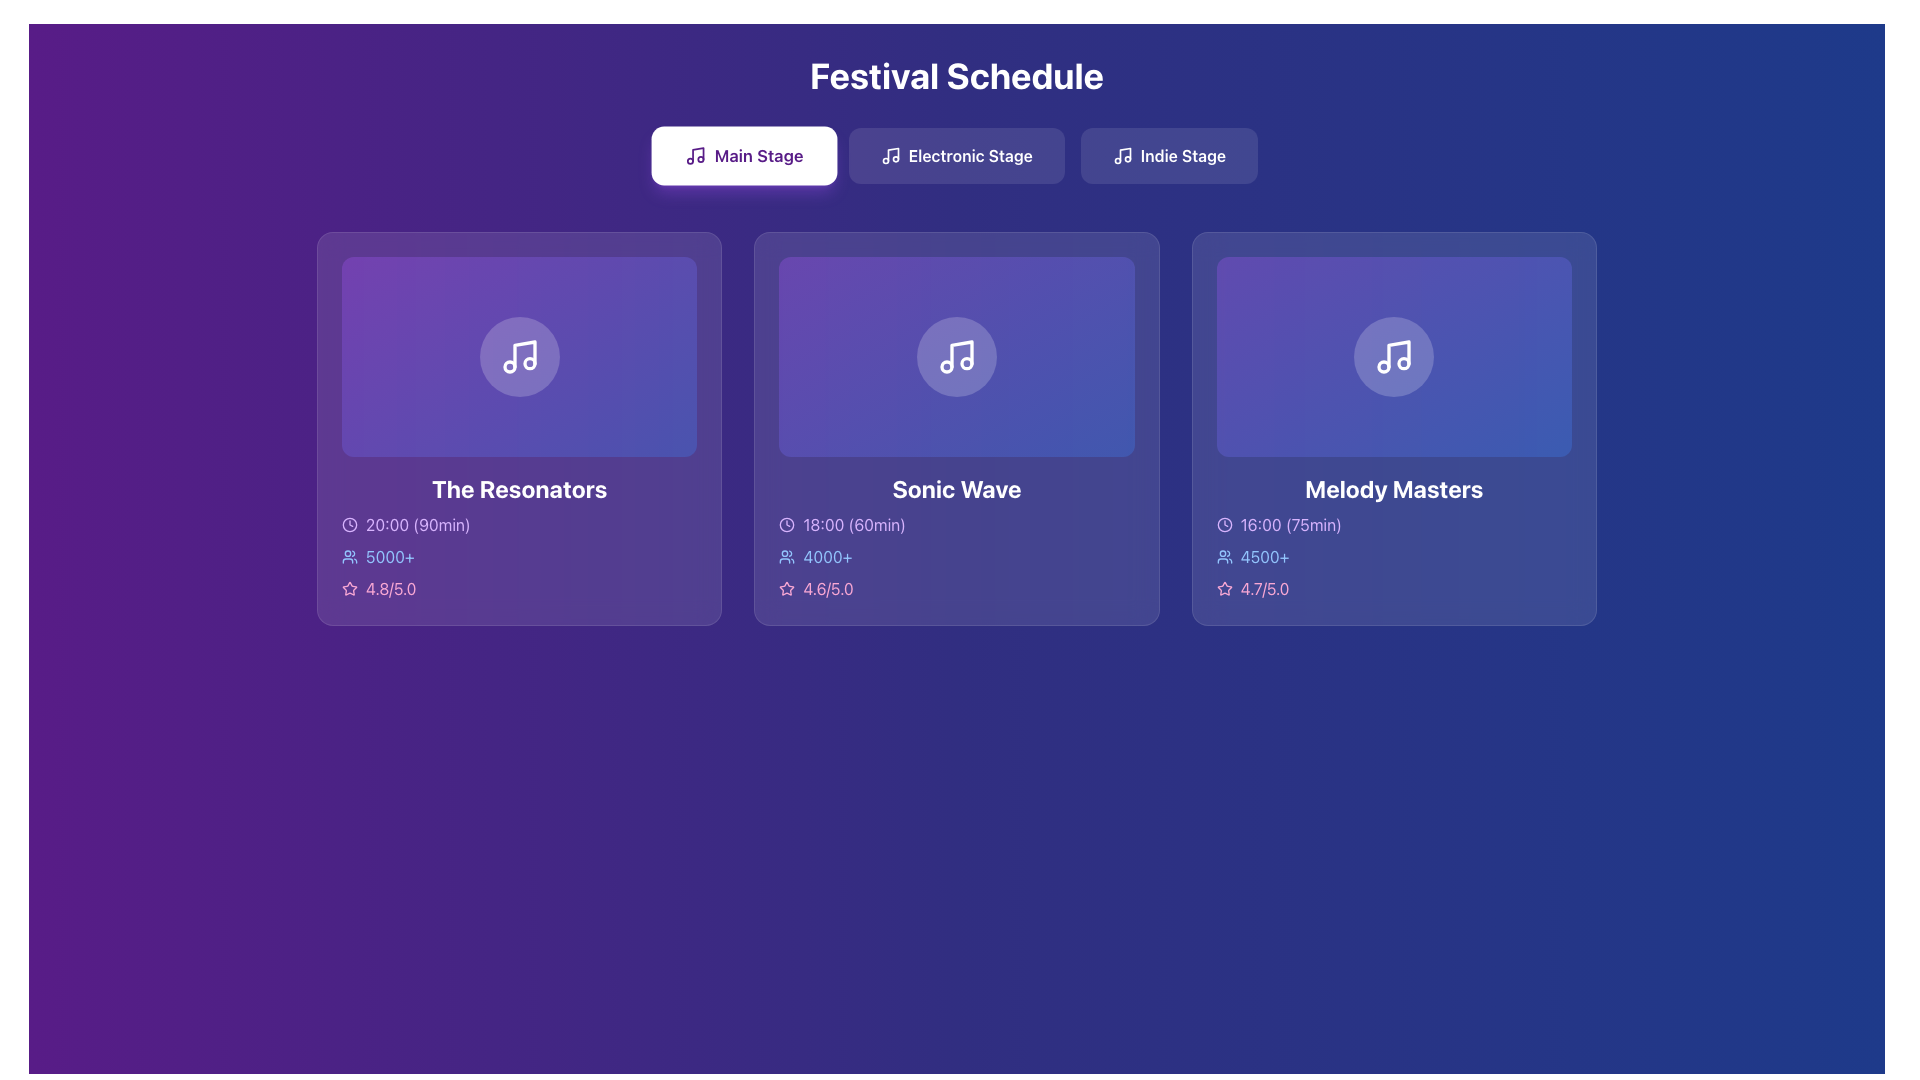 This screenshot has width=1920, height=1080. I want to click on the second circular SVG element representing an inner detail of the music note icon within the 'Sonic Wave' card, so click(966, 363).